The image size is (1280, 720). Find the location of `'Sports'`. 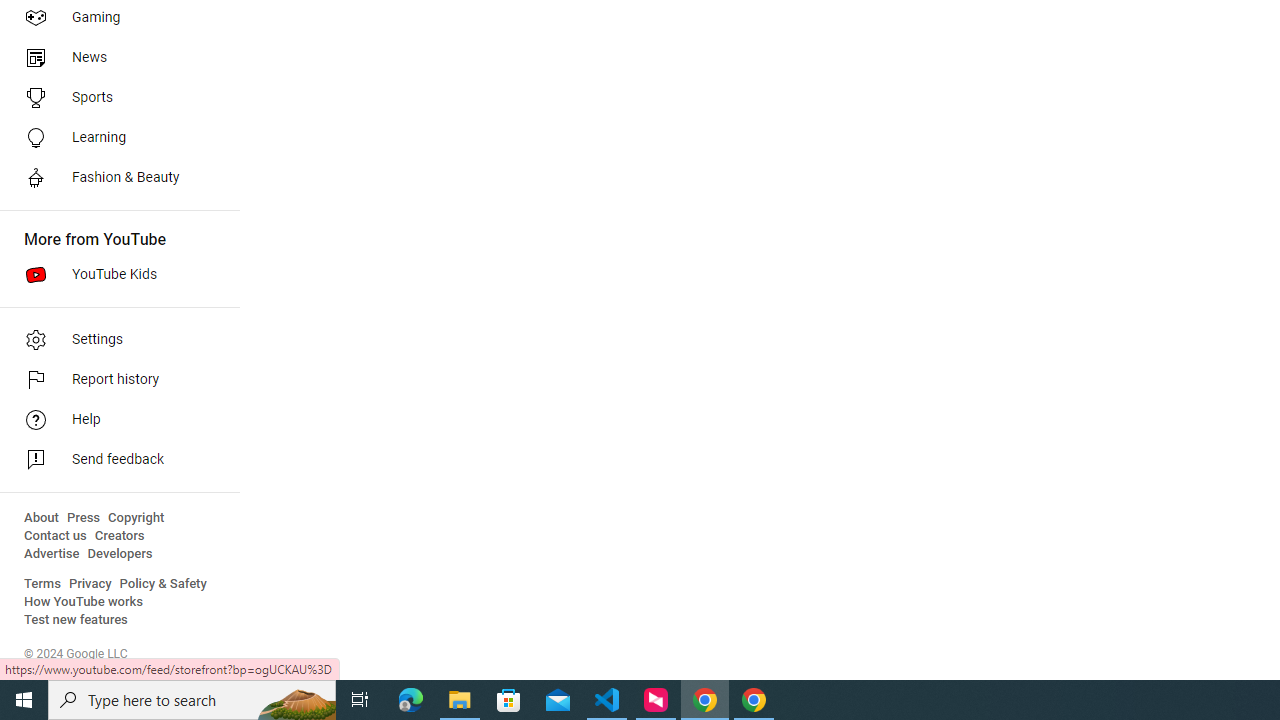

'Sports' is located at coordinates (112, 97).